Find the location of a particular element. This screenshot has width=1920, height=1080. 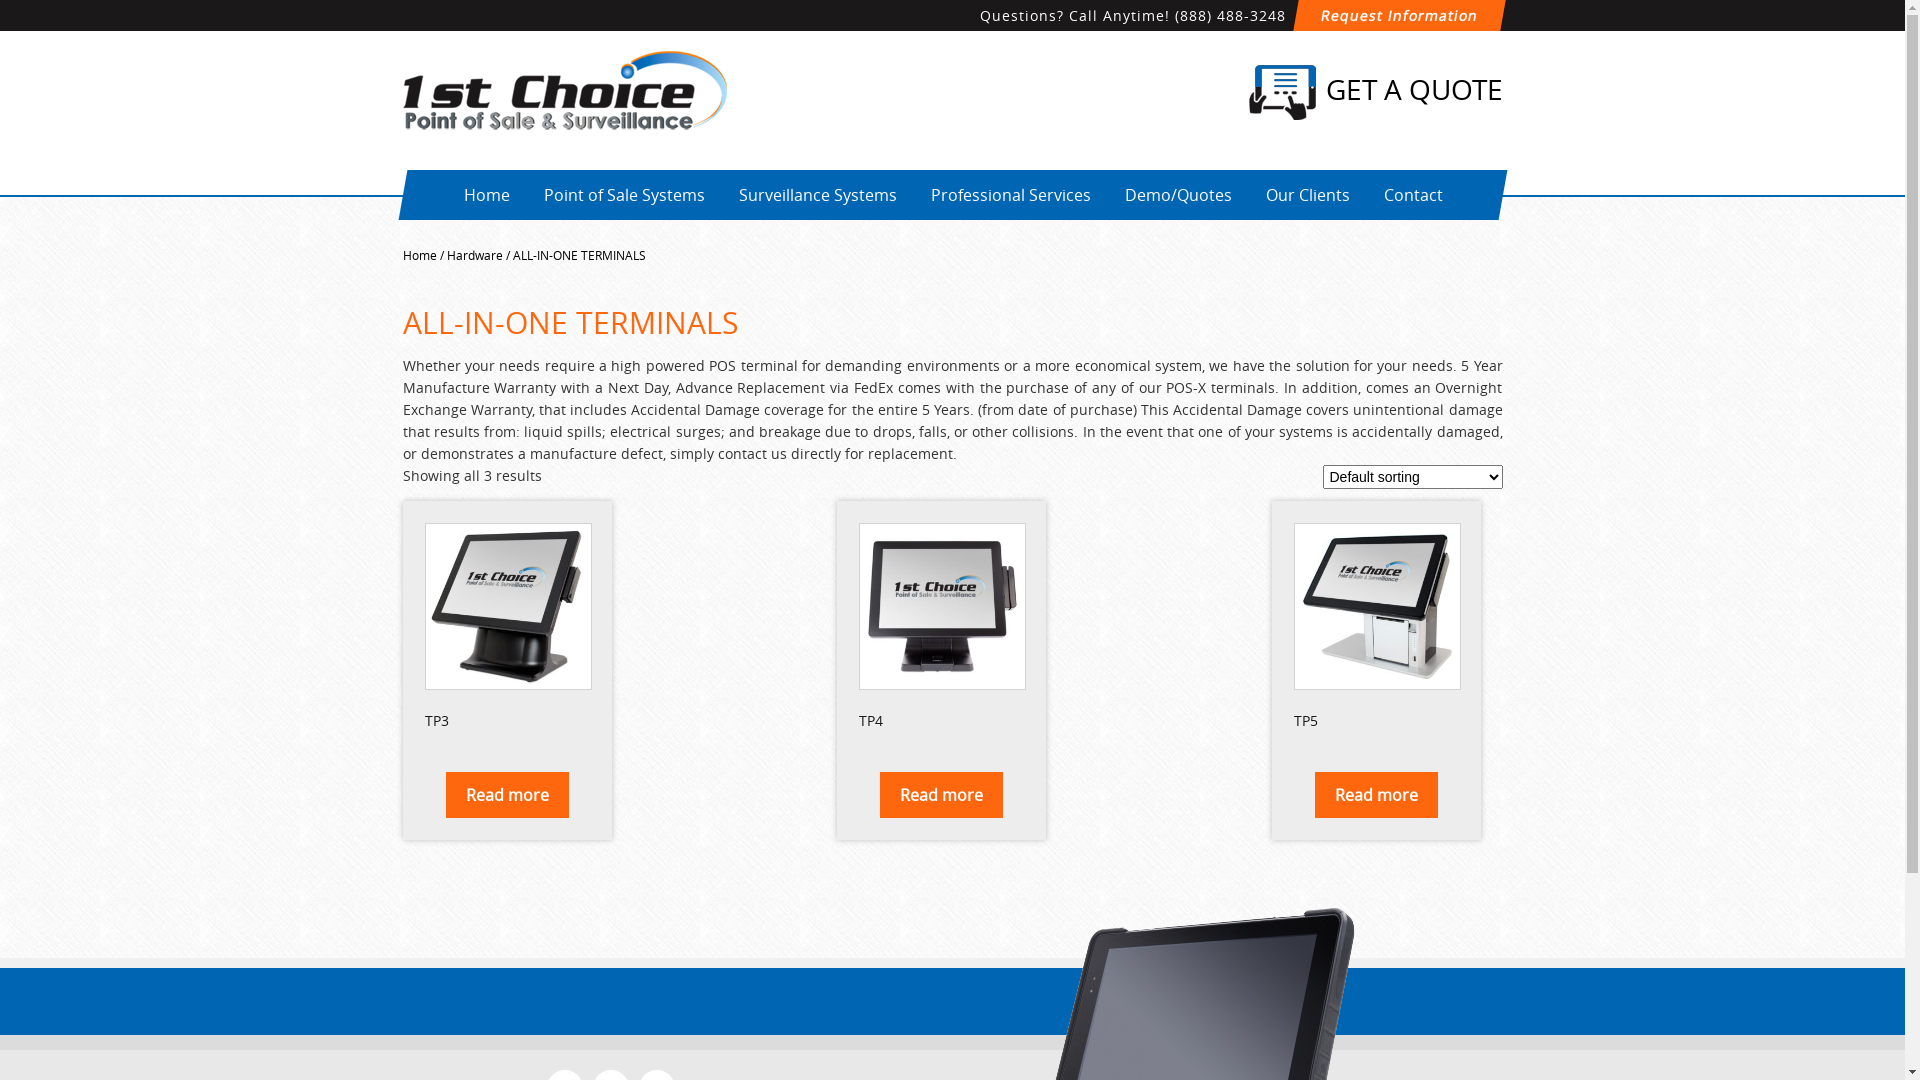

'Contact' is located at coordinates (1367, 195).